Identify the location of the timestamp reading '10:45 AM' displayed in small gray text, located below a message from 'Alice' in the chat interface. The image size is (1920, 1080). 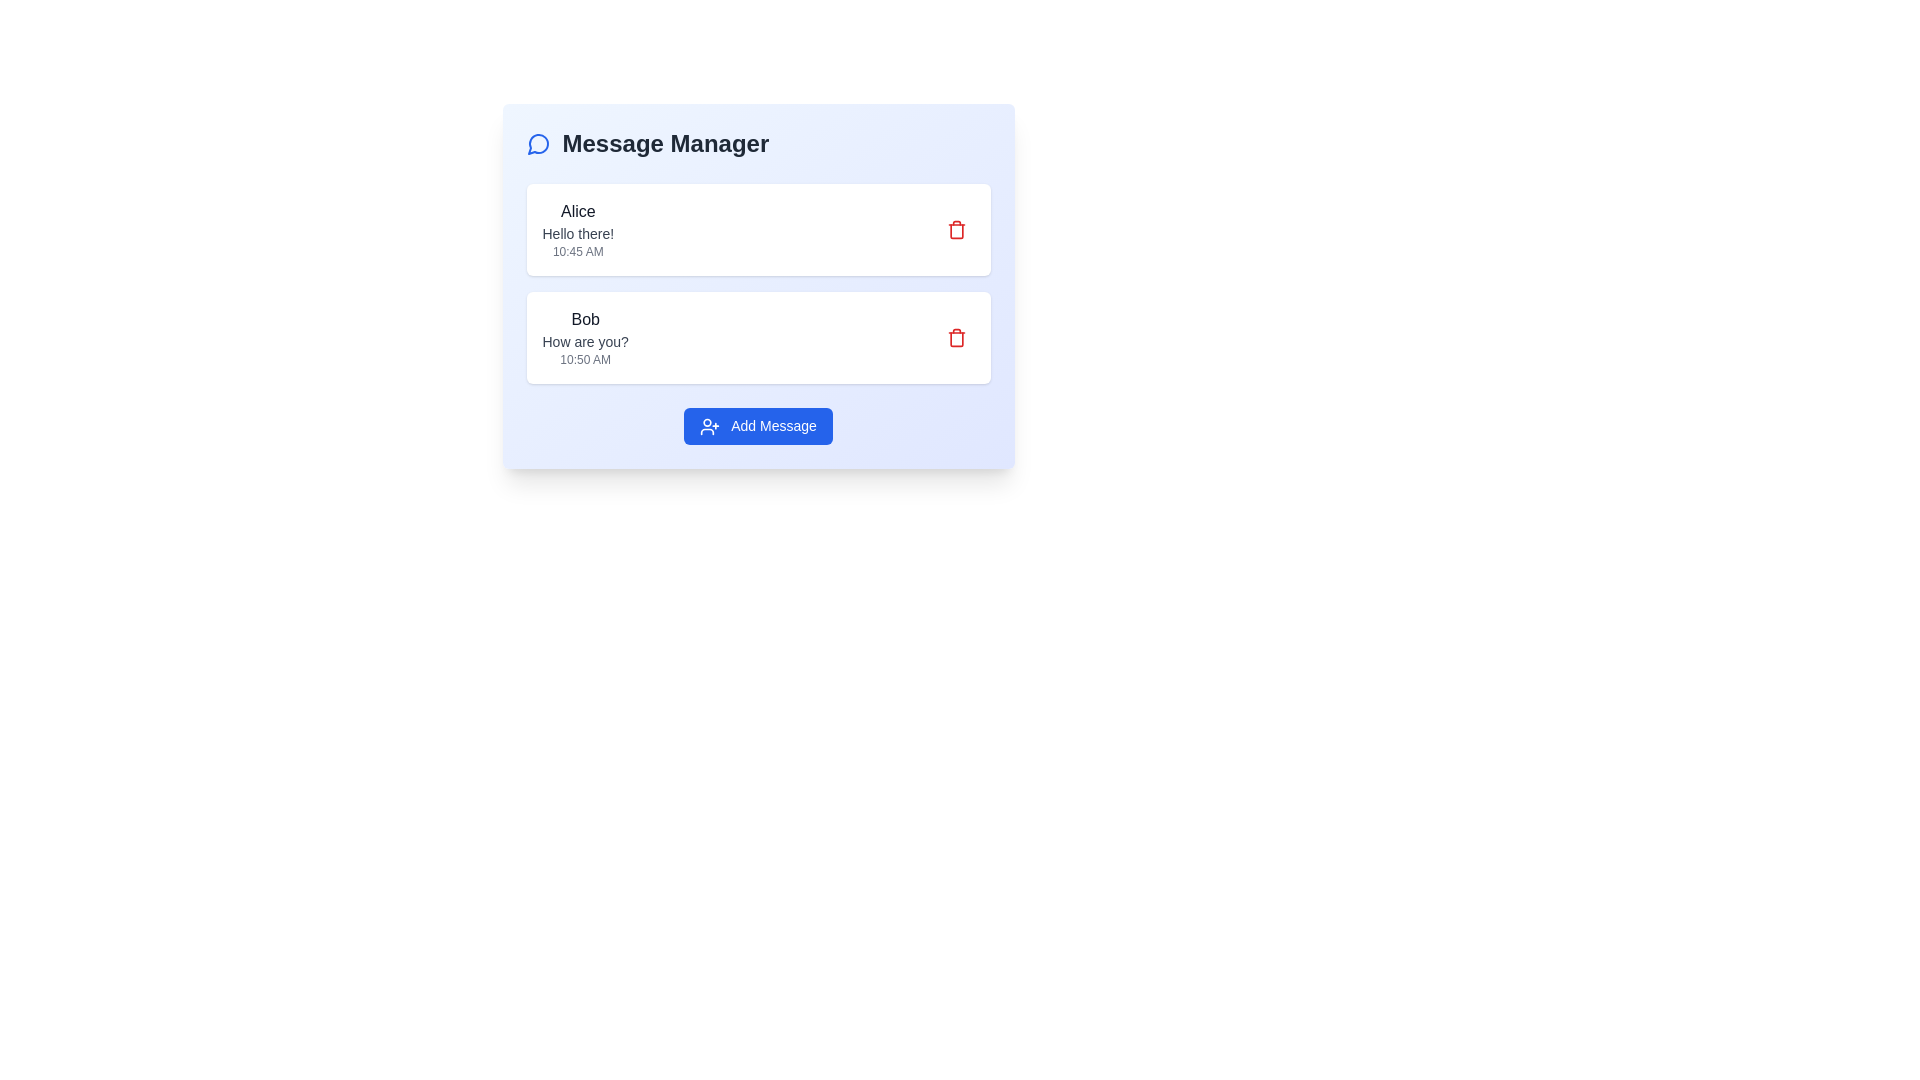
(577, 250).